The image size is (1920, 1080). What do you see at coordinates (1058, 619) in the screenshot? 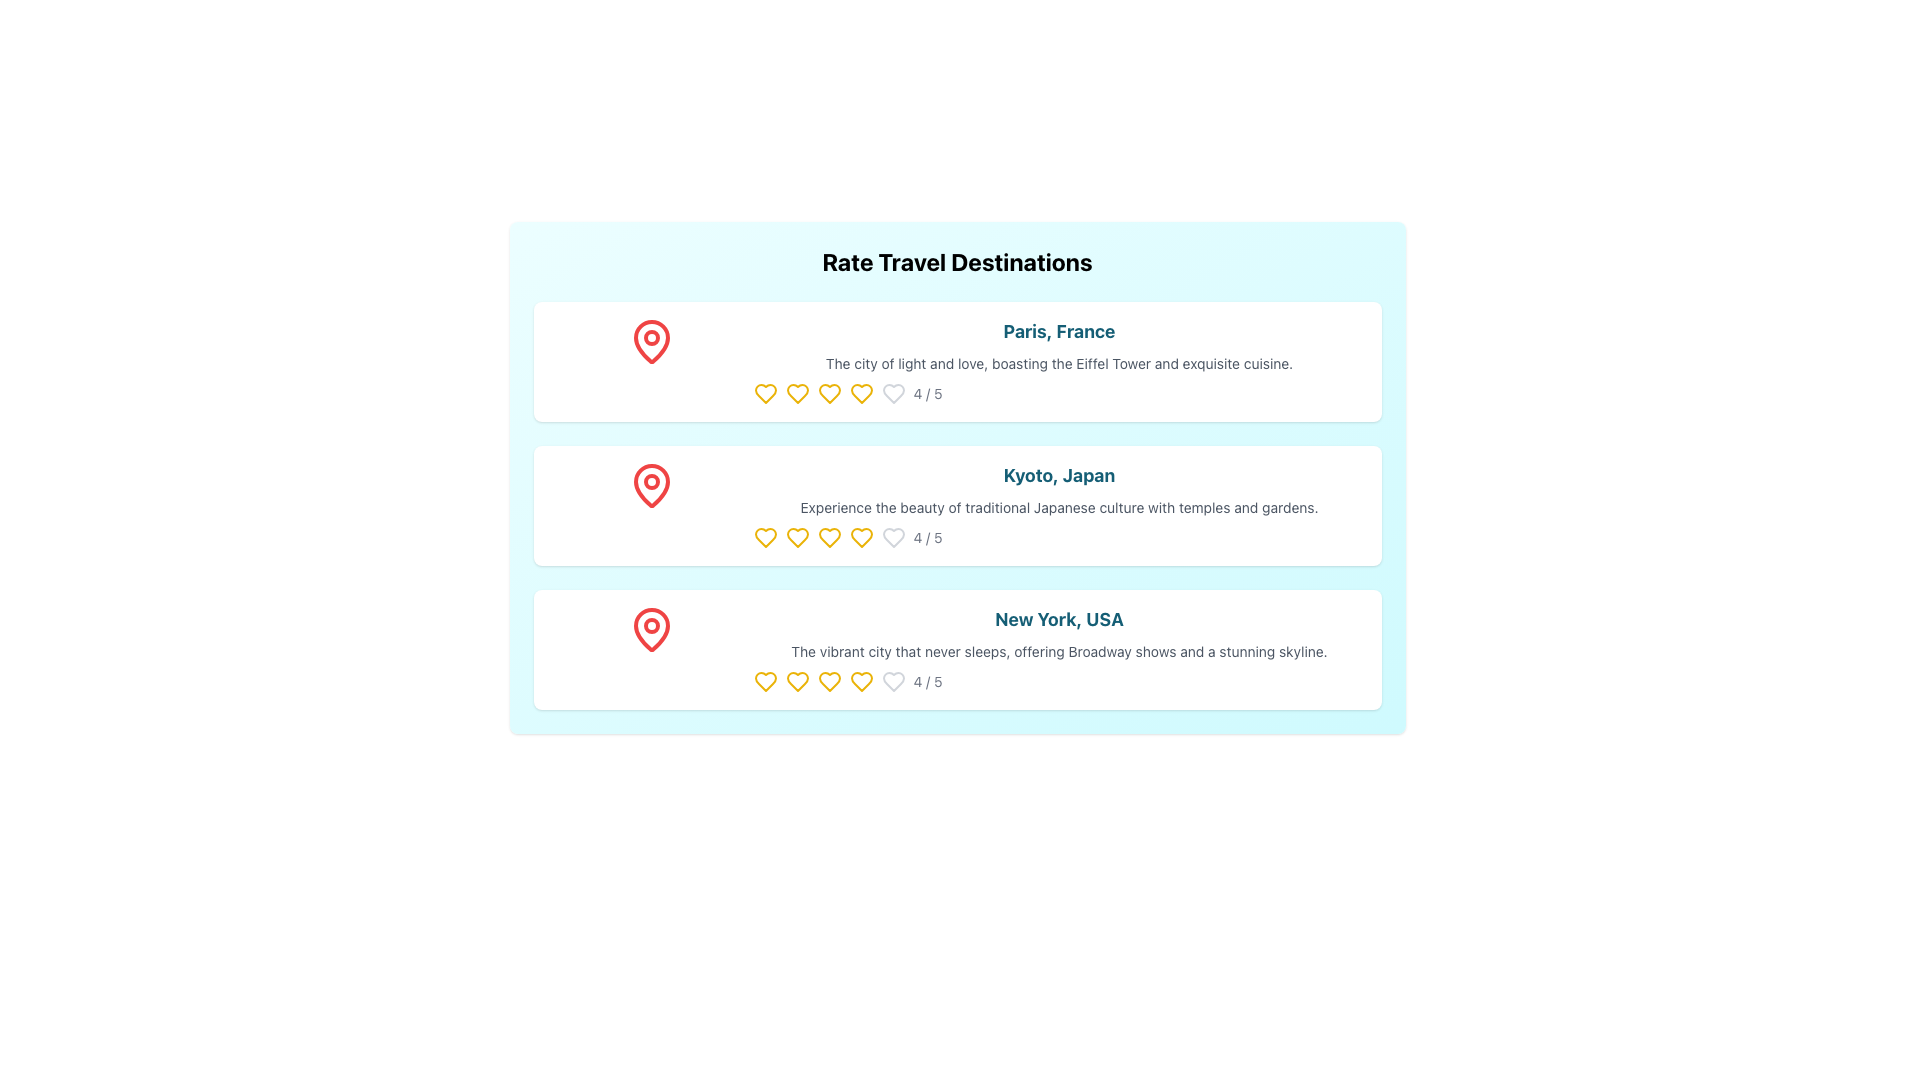
I see `the Text Label displaying 'New York, USA', which is centrally located at the top of the third entry in the list of destinations` at bounding box center [1058, 619].